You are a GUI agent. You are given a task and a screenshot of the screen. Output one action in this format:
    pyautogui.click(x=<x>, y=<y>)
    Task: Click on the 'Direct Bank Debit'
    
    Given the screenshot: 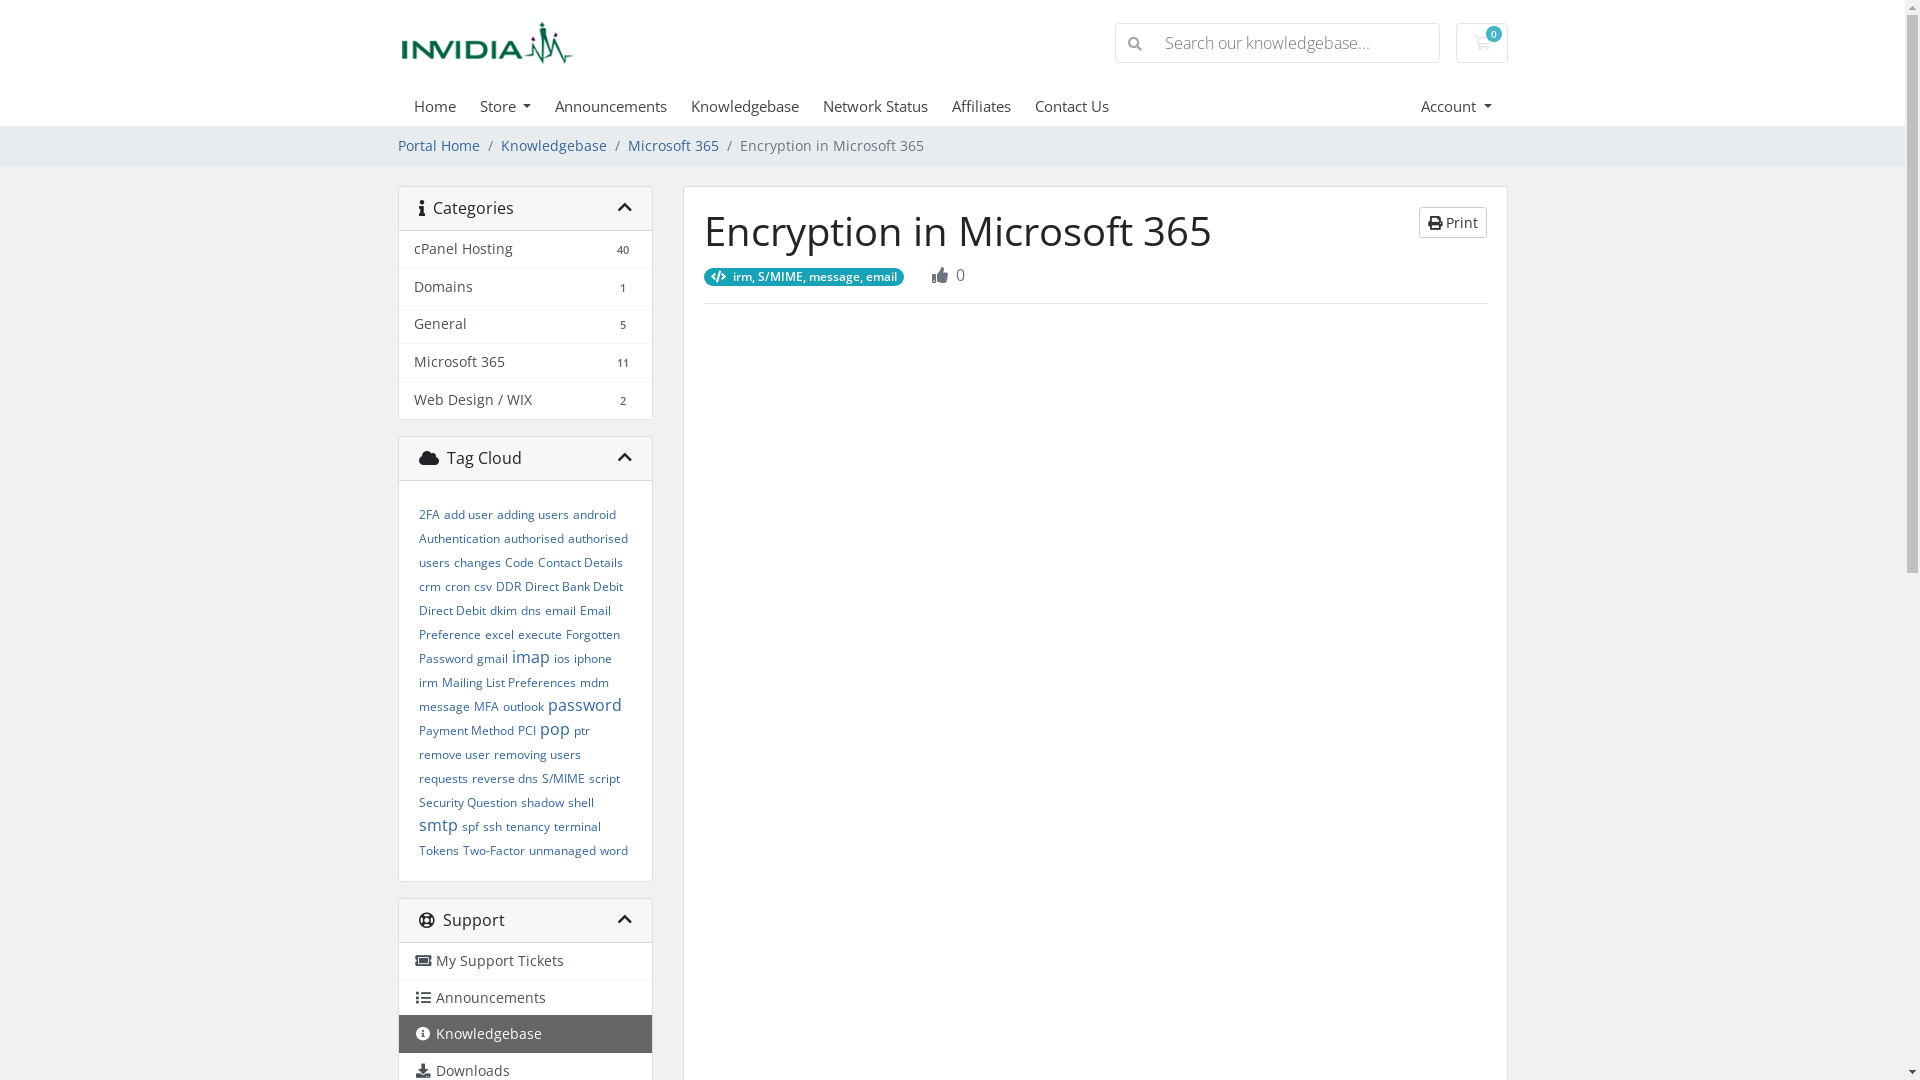 What is the action you would take?
    pyautogui.click(x=571, y=585)
    